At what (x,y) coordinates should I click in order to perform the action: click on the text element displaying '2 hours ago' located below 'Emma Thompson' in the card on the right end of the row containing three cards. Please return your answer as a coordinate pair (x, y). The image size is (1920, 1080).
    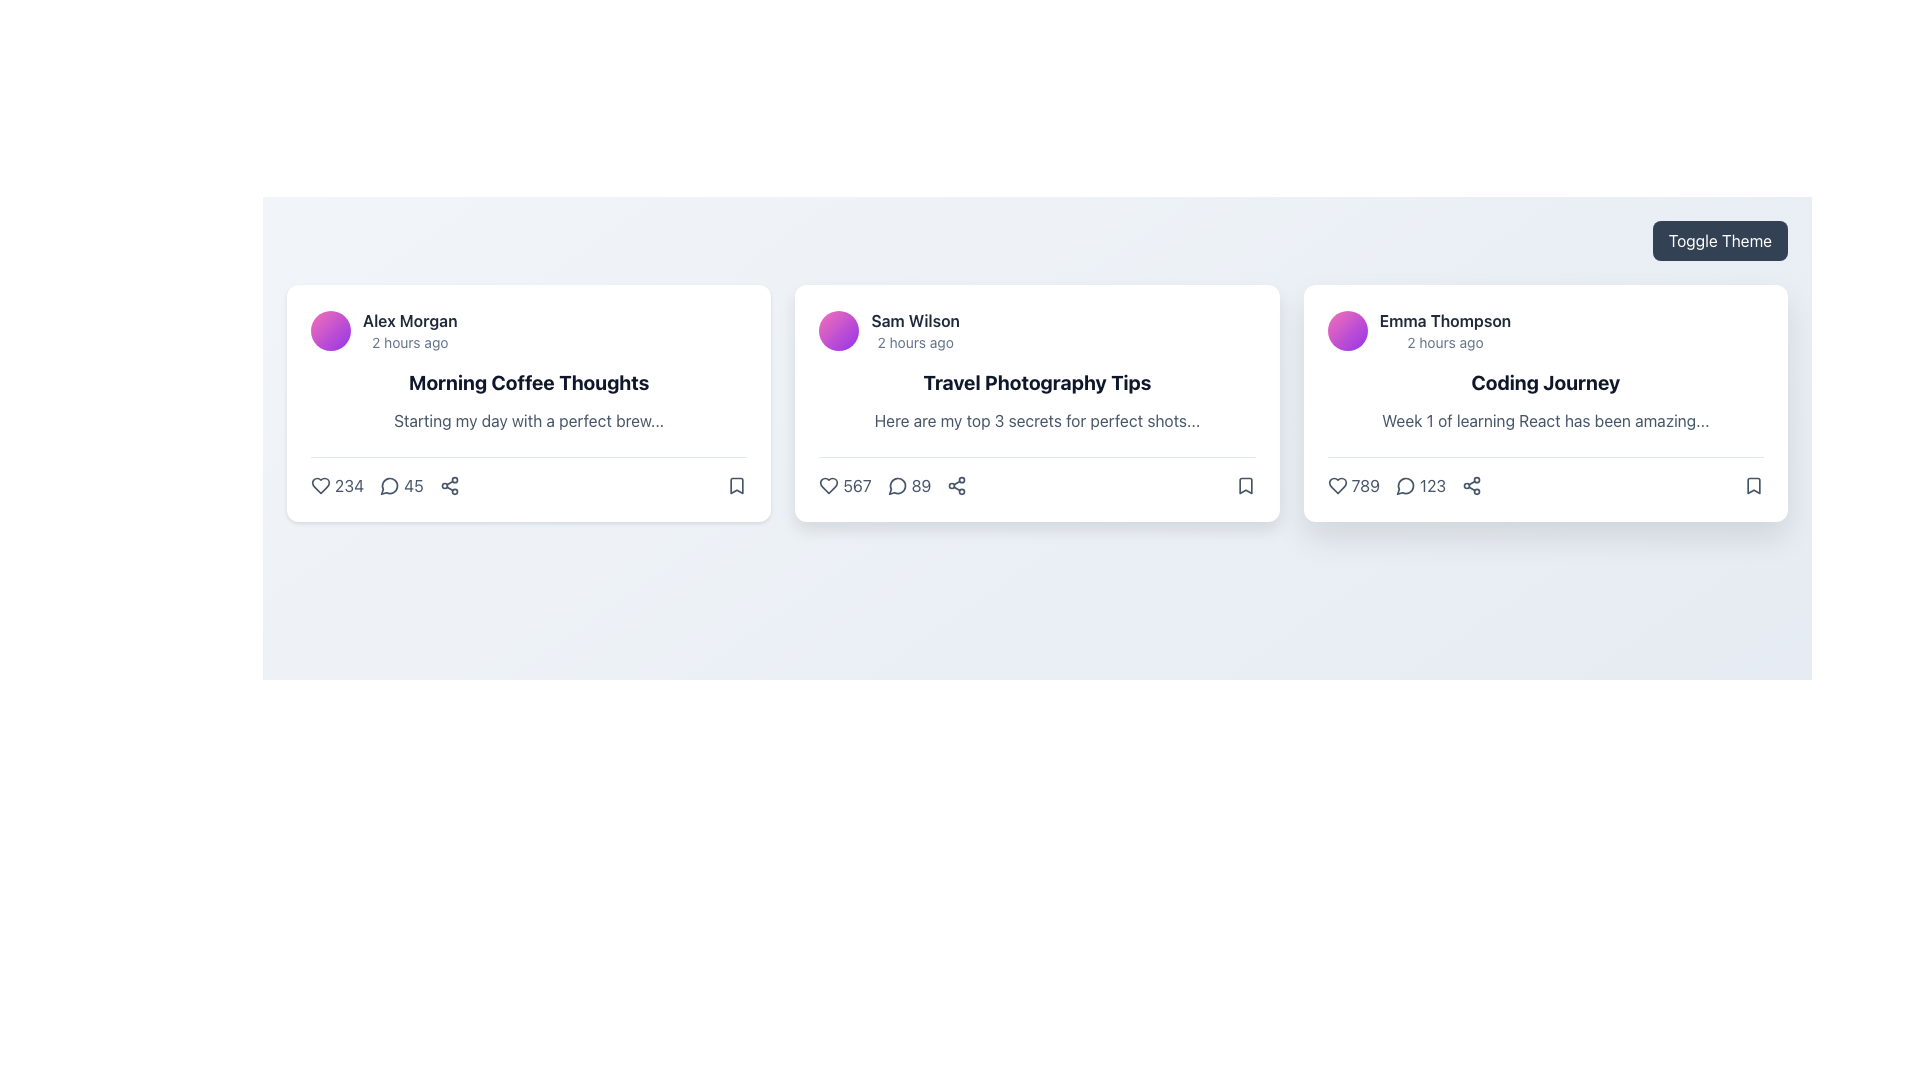
    Looking at the image, I should click on (1445, 342).